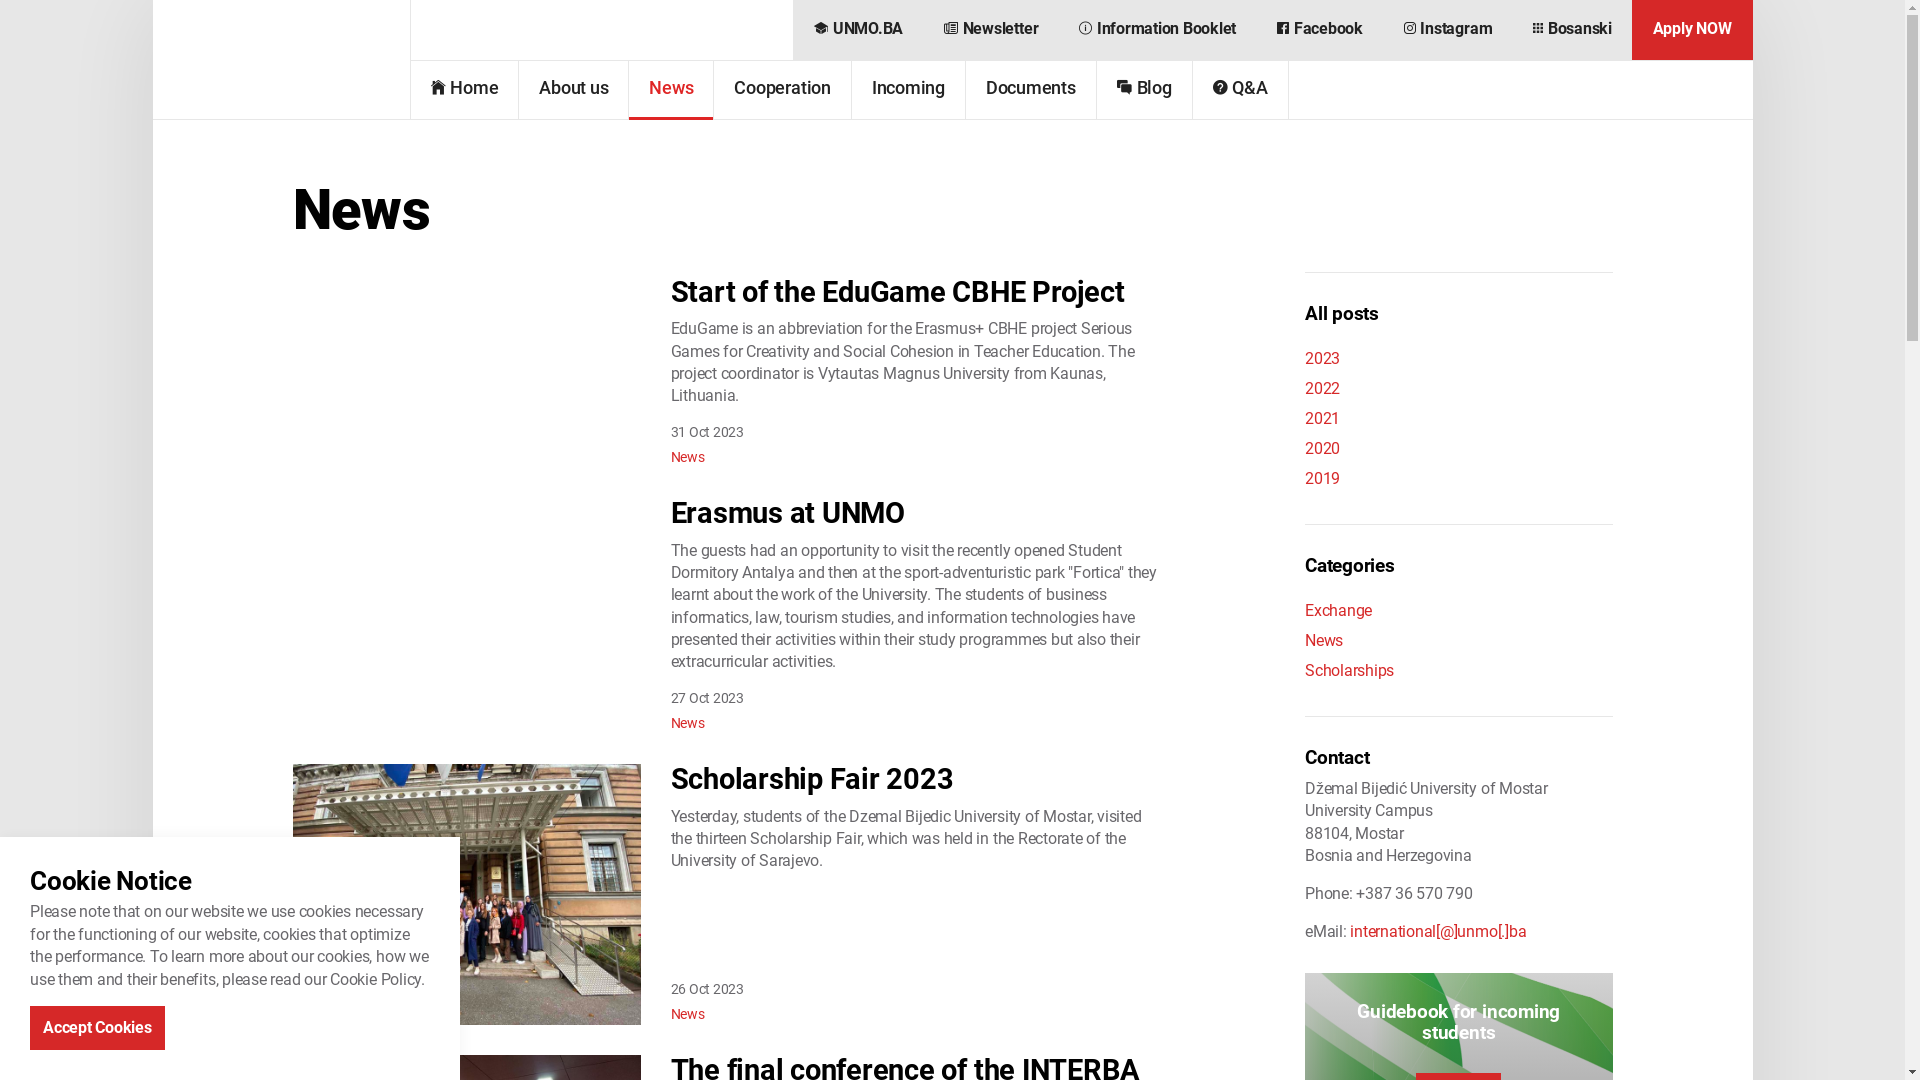  I want to click on 'Information Booklet', so click(1157, 30).